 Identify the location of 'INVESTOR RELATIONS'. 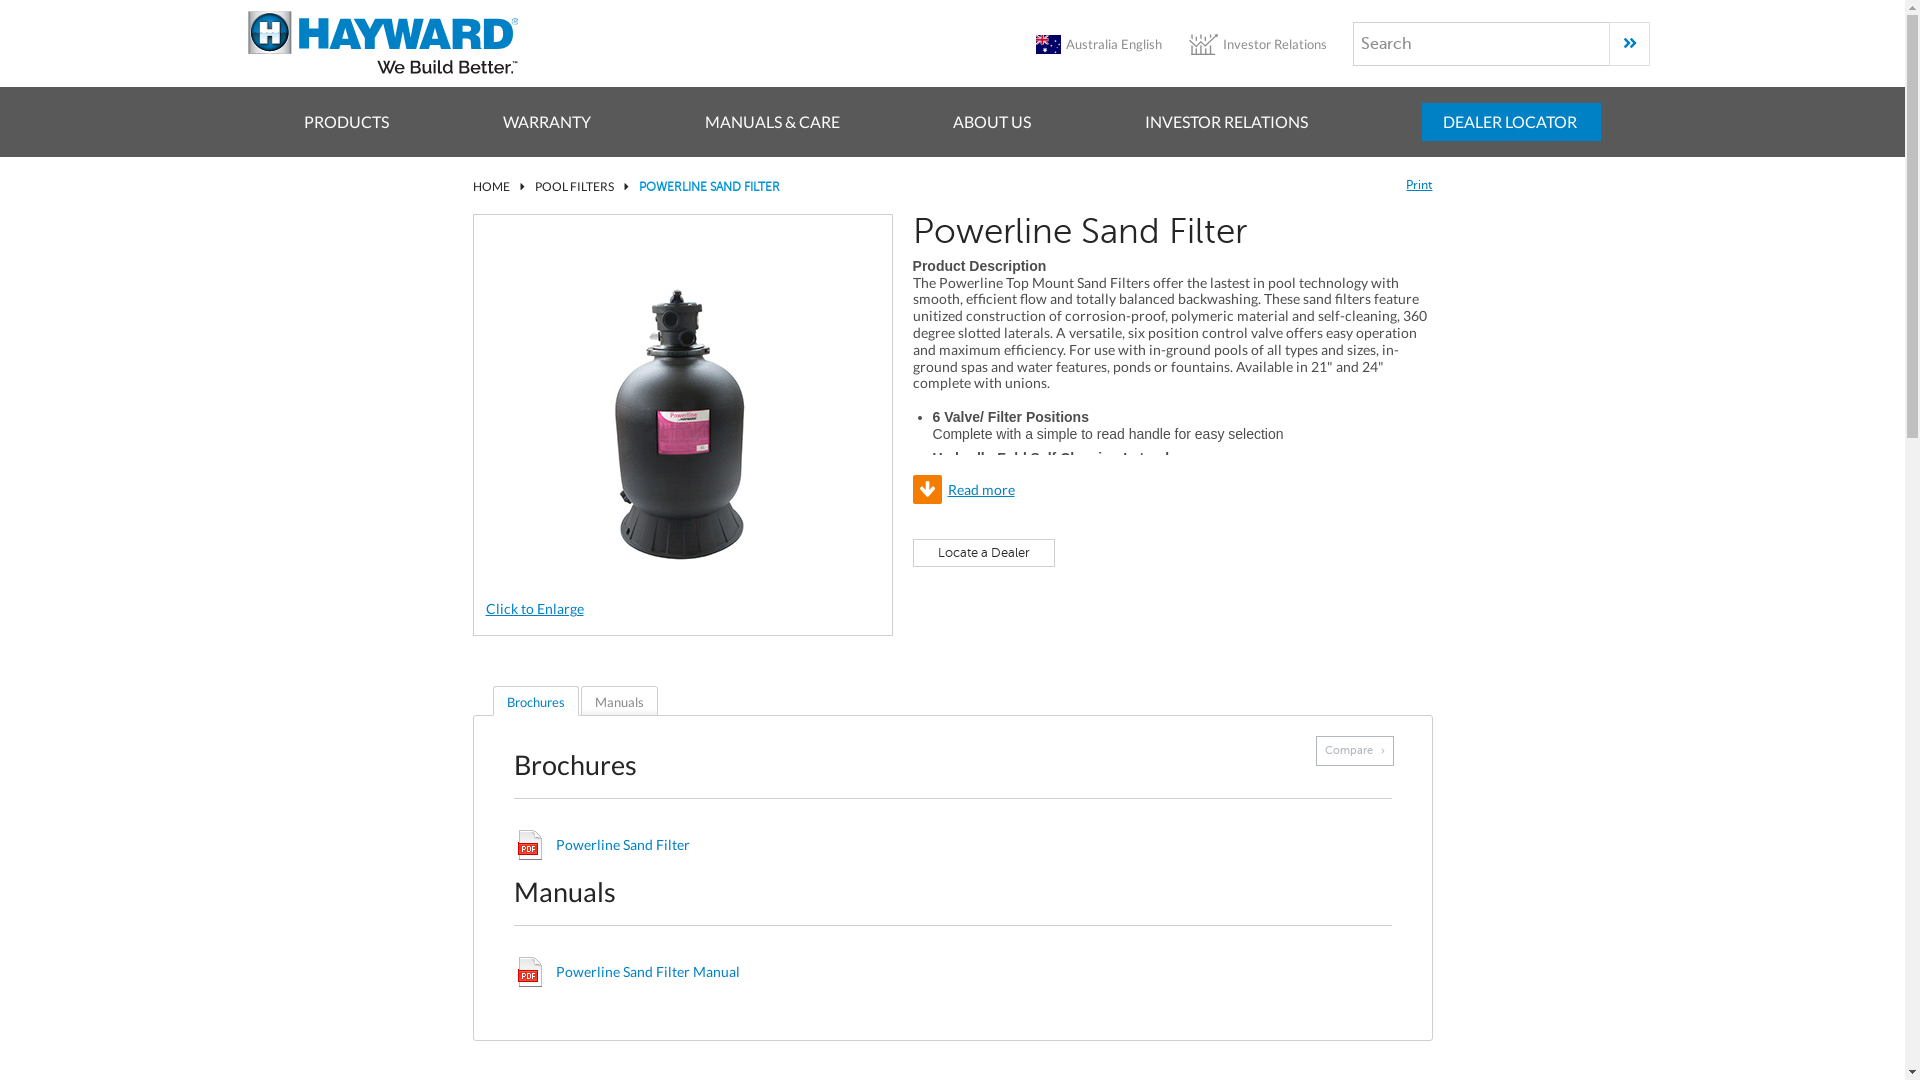
(1145, 122).